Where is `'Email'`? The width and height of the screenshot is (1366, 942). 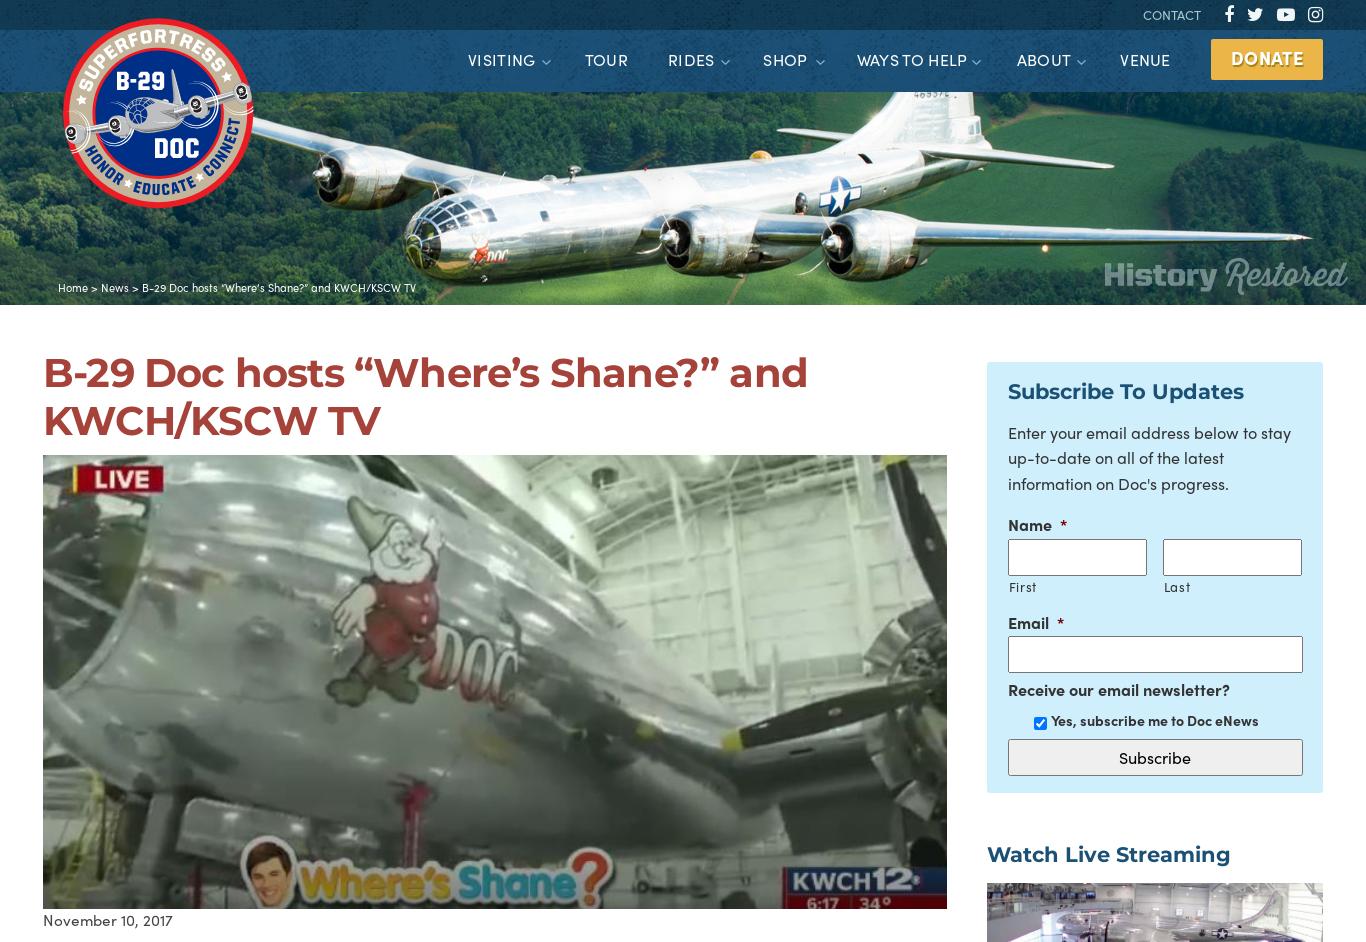
'Email' is located at coordinates (1026, 621).